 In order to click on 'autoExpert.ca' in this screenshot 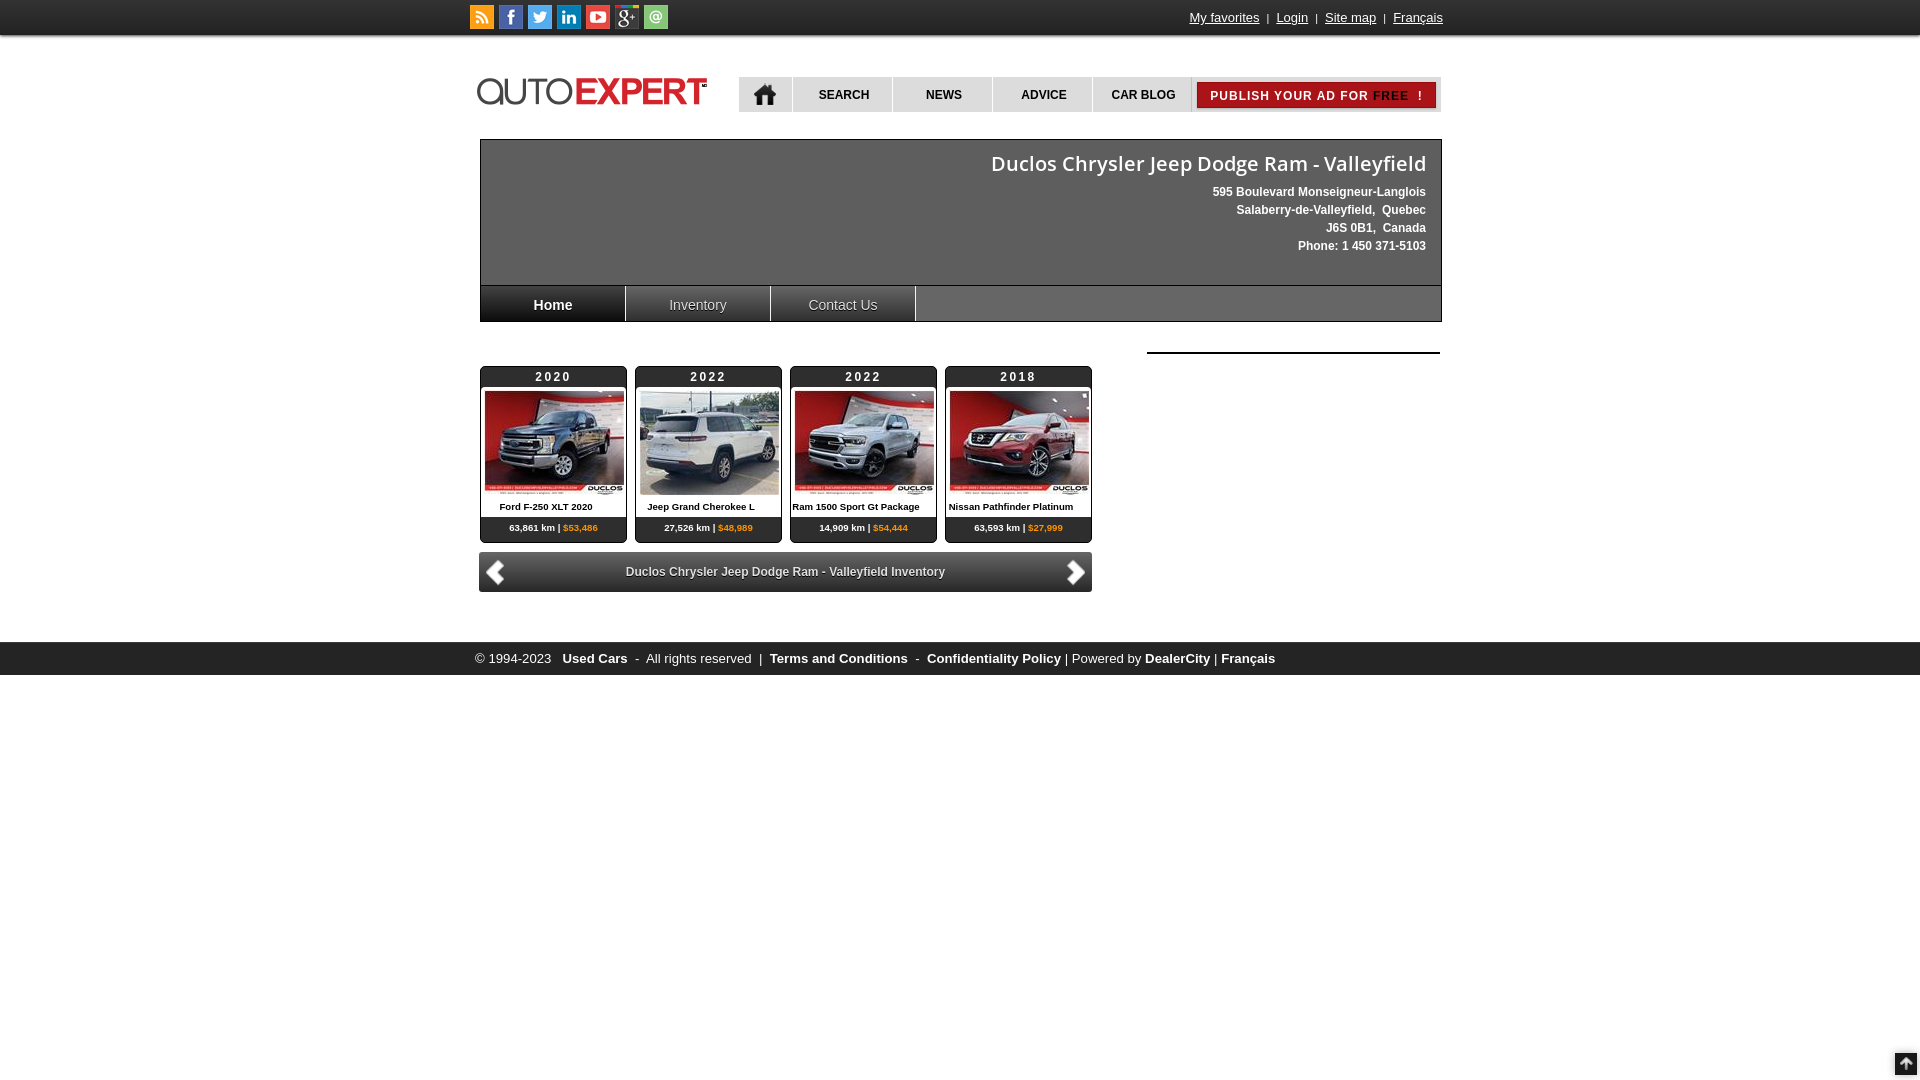, I will do `click(594, 87)`.